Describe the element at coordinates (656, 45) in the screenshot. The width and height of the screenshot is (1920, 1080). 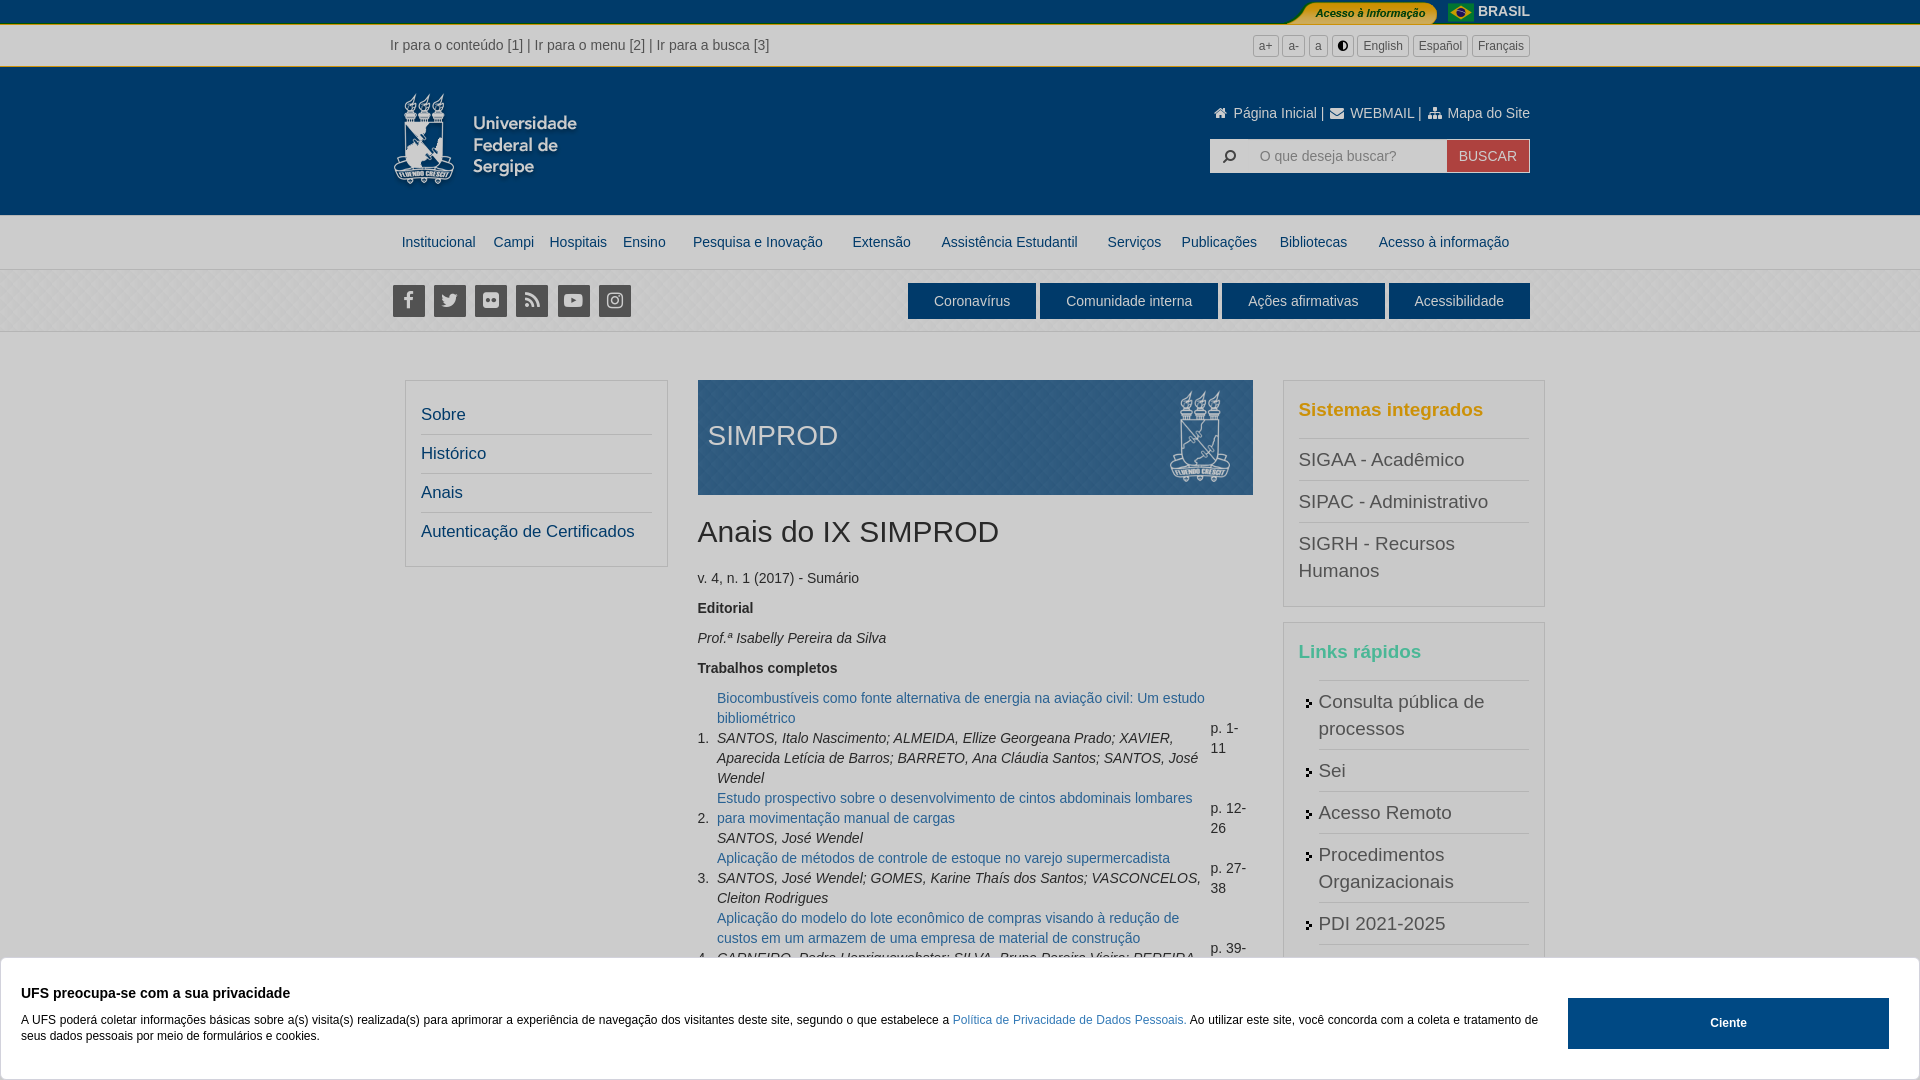
I see `'Ir para a busca [3]'` at that location.